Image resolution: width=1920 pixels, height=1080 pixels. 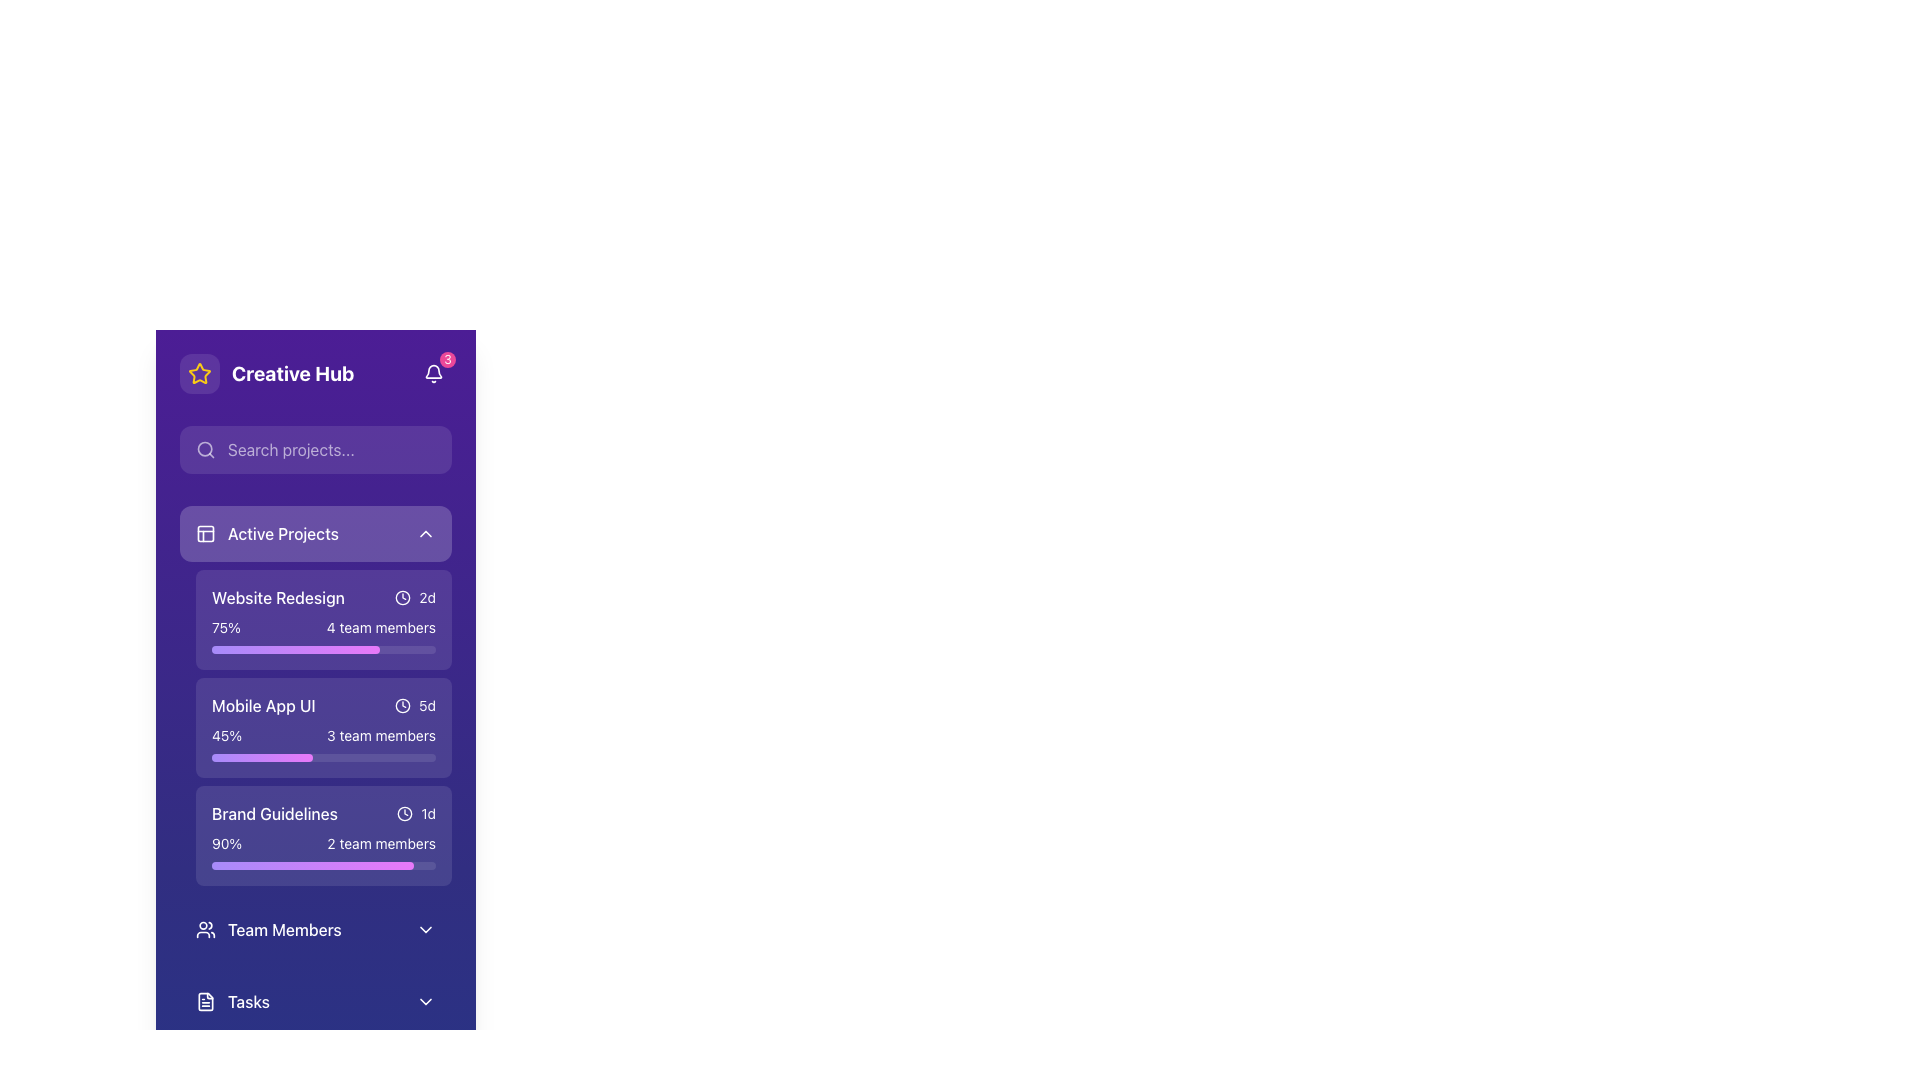 What do you see at coordinates (426, 704) in the screenshot?
I see `the static text label displaying '5d' in white font, located in the 'Active Projects' section within the 'Mobile App UI' project card, adjacent to the circular clock icon` at bounding box center [426, 704].